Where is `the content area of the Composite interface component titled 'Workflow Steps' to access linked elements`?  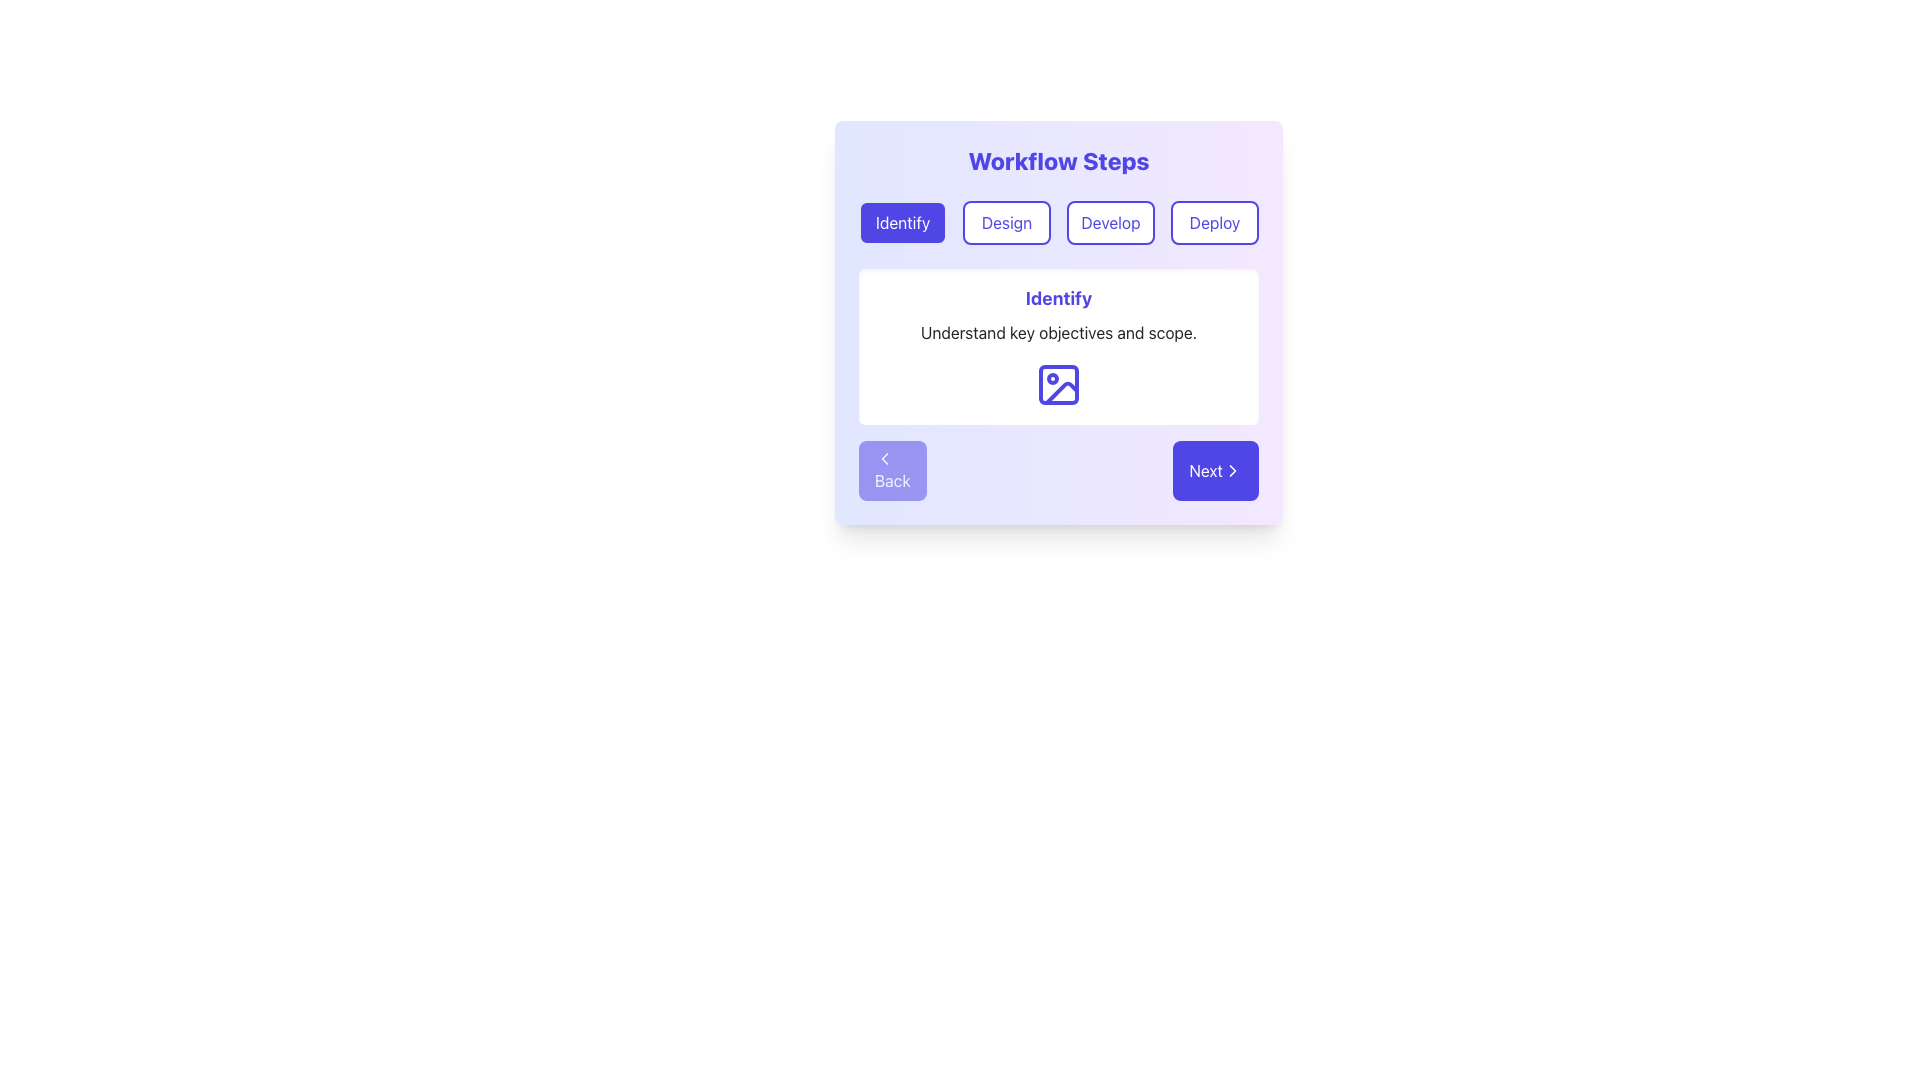
the content area of the Composite interface component titled 'Workflow Steps' to access linked elements is located at coordinates (1058, 322).